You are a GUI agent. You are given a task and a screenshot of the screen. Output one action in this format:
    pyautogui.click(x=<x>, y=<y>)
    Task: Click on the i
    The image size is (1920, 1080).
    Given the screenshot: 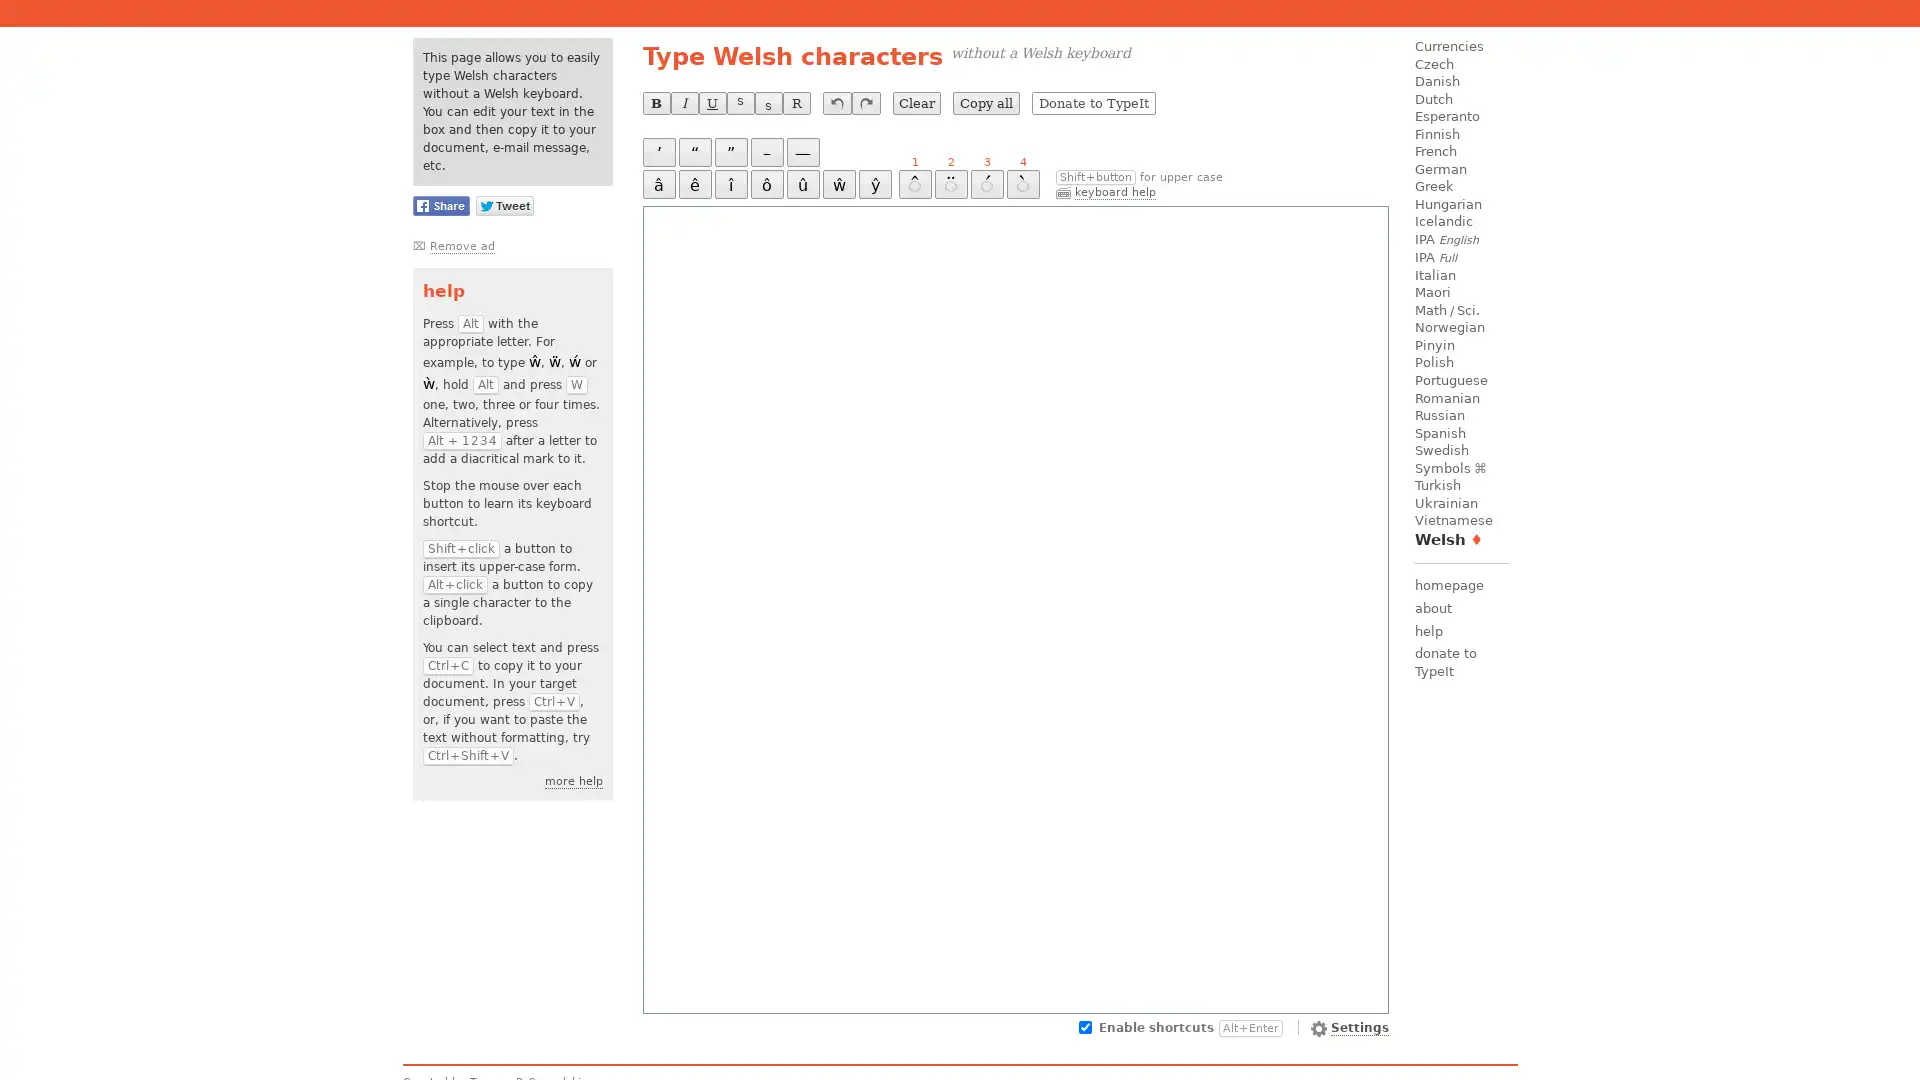 What is the action you would take?
    pyautogui.click(x=729, y=184)
    